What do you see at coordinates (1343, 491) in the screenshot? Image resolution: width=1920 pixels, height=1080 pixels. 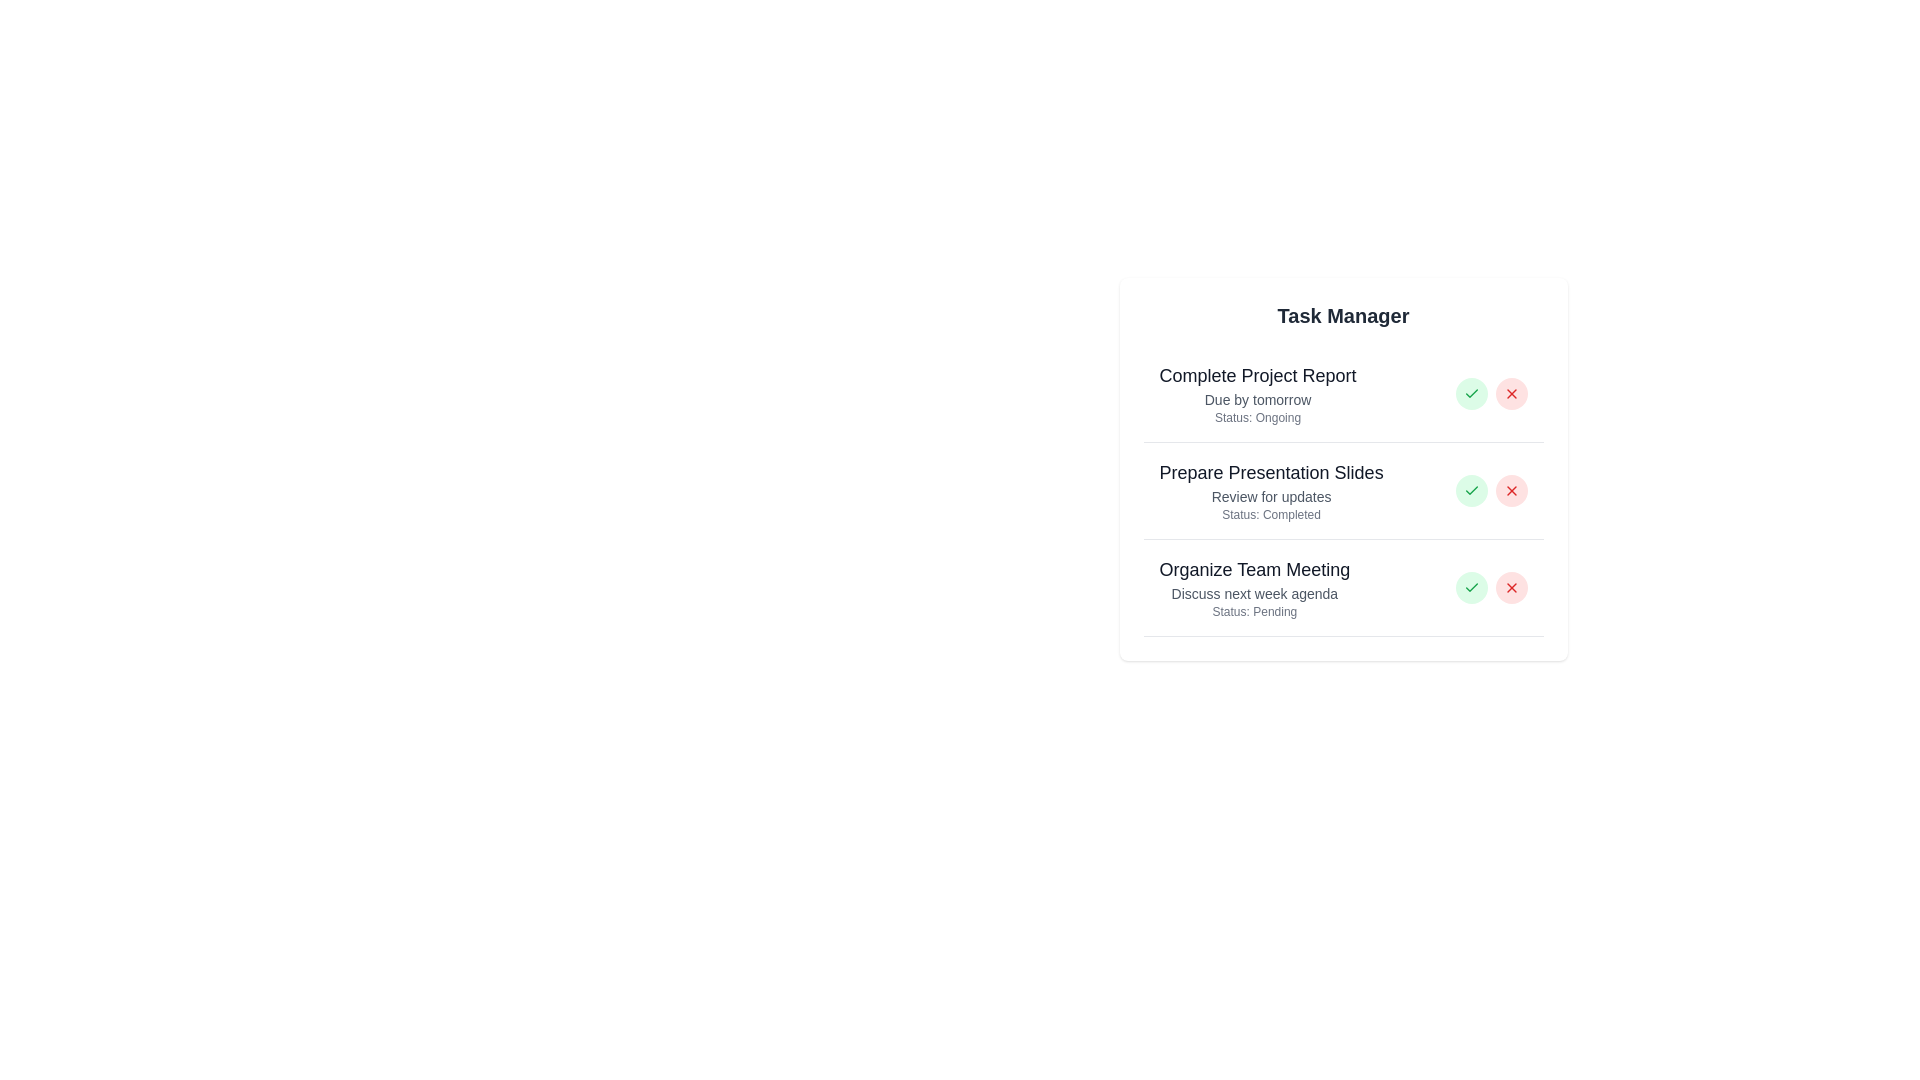 I see `the action icons of the task entry titled 'Prepare Presentation Slides' in the Task Manager to change status or perform related actions` at bounding box center [1343, 491].